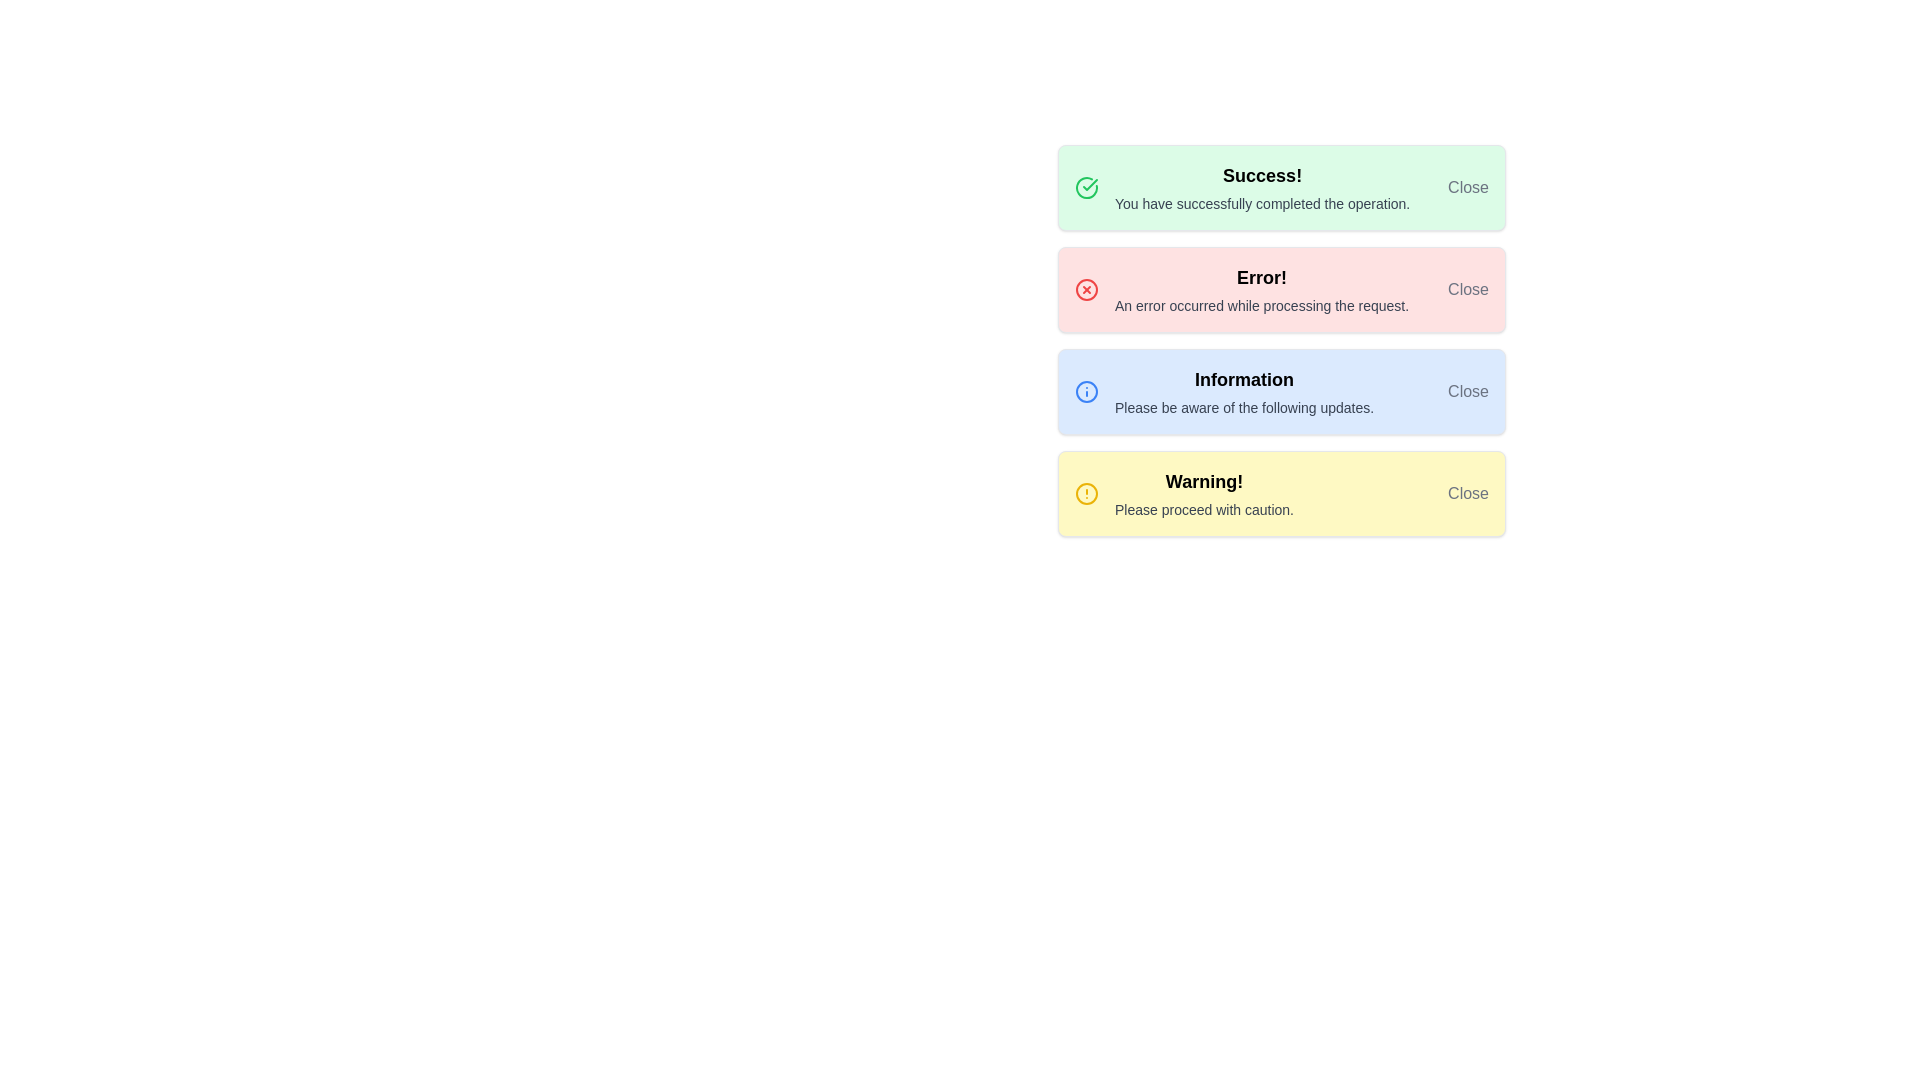 The width and height of the screenshot is (1920, 1080). What do you see at coordinates (1261, 204) in the screenshot?
I see `text label displaying the message 'You have successfully completed the operation.' located below the 'Success!' heading in the green notification card` at bounding box center [1261, 204].